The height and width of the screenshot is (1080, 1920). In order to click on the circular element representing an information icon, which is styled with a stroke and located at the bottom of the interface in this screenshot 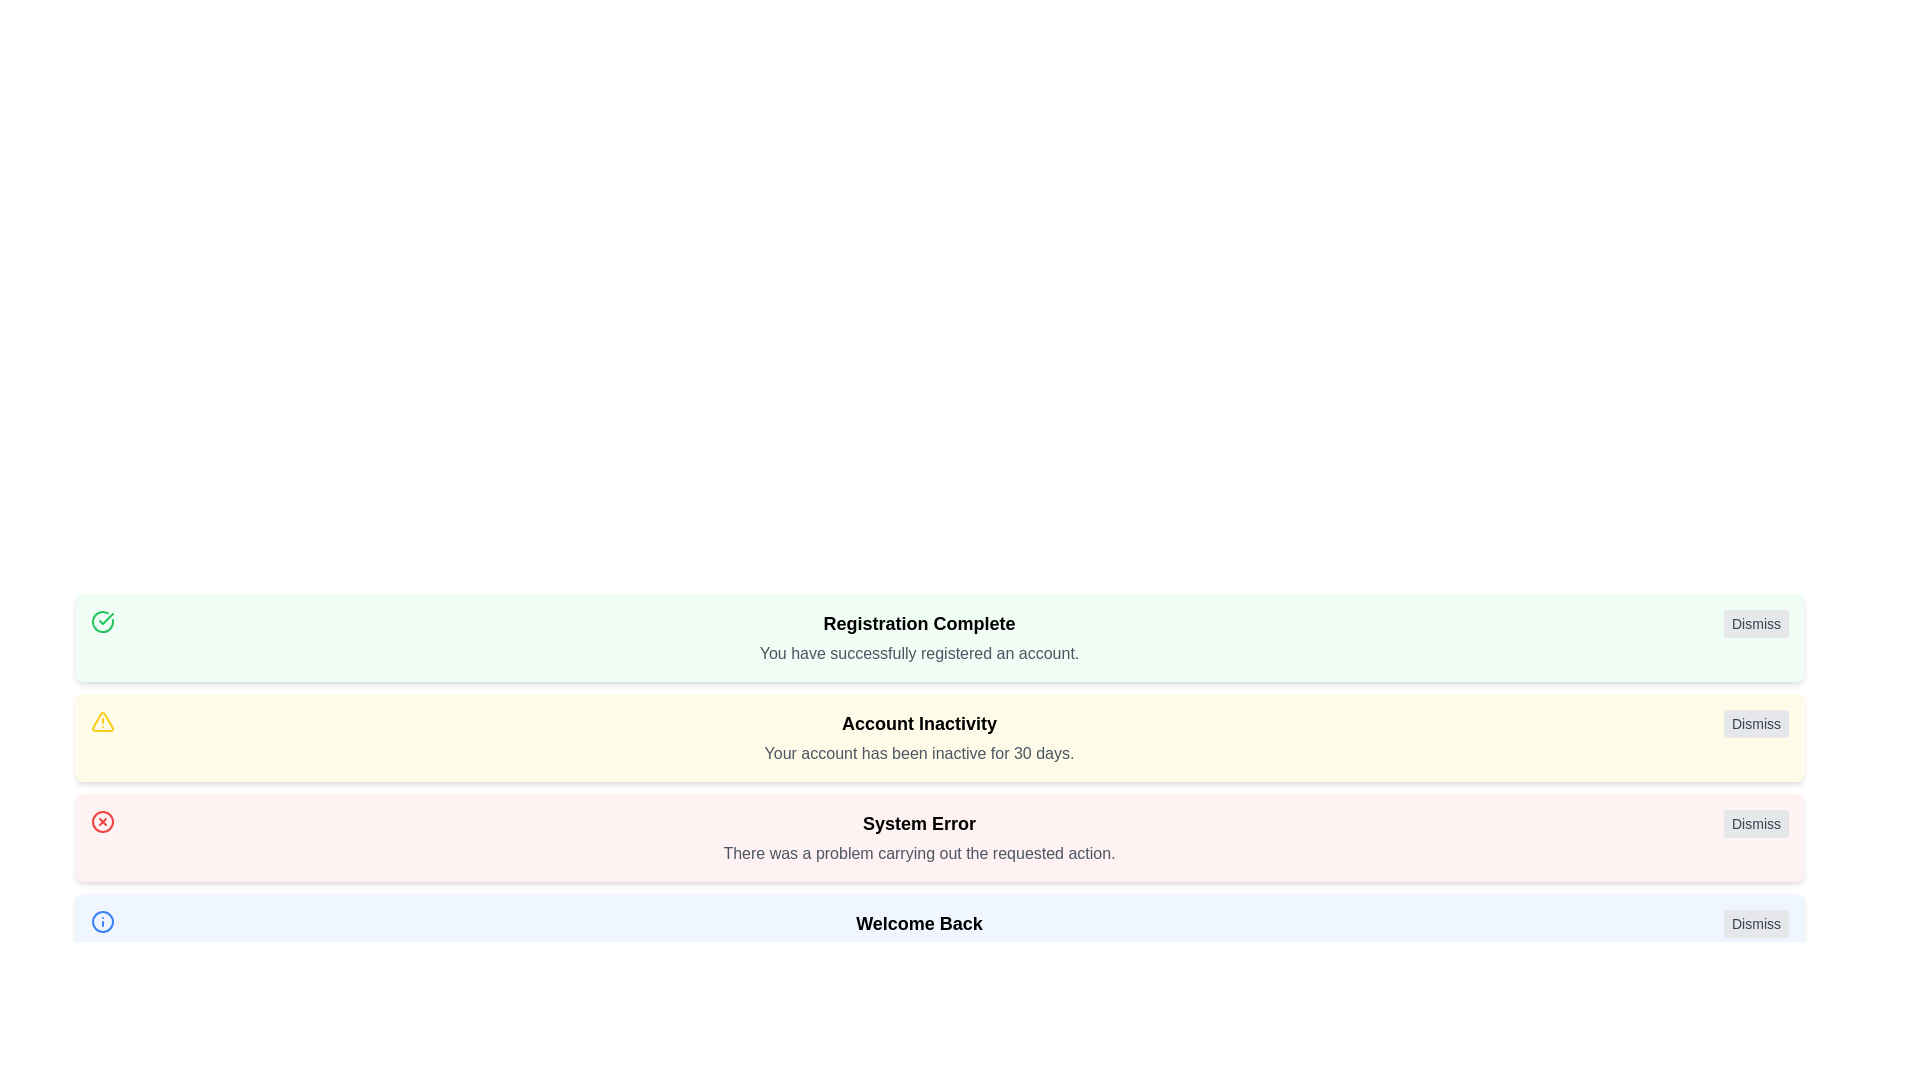, I will do `click(101, 921)`.